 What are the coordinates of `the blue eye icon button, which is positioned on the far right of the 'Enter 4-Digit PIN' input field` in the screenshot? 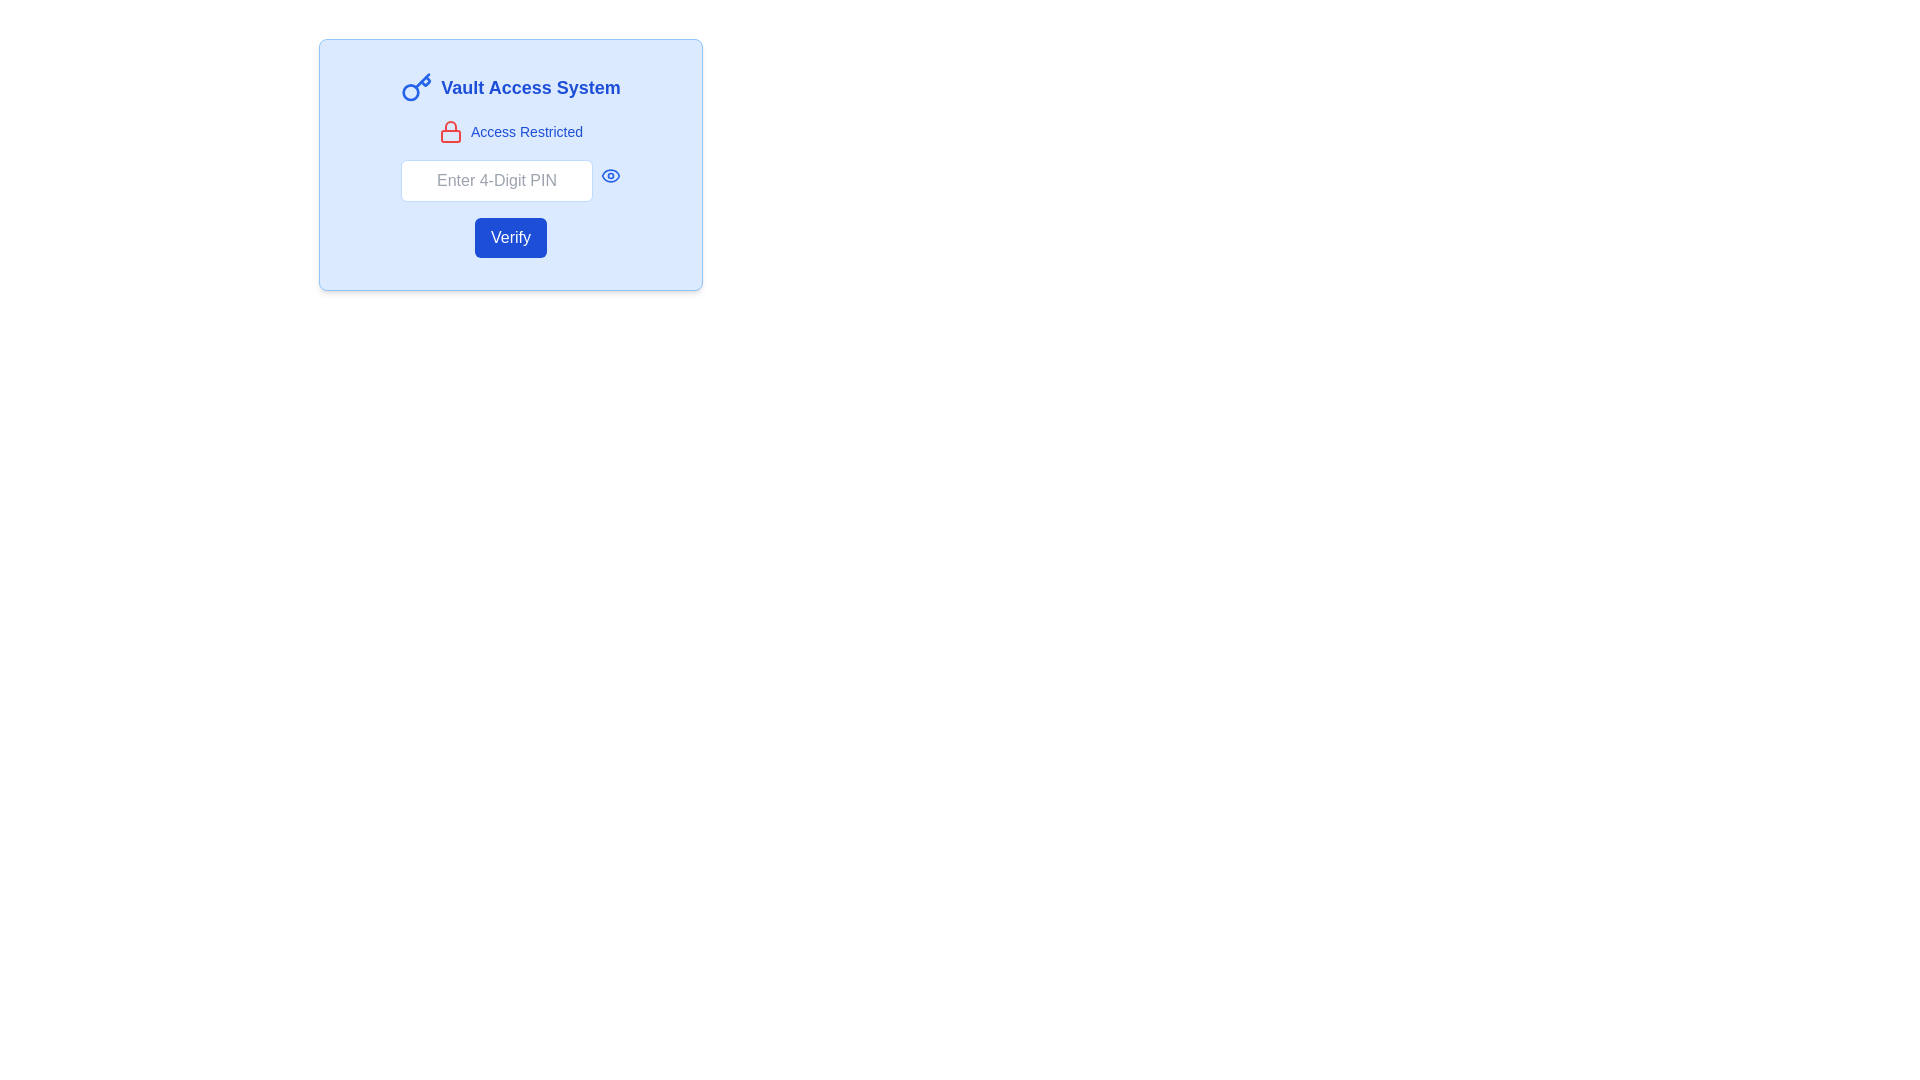 It's located at (609, 175).